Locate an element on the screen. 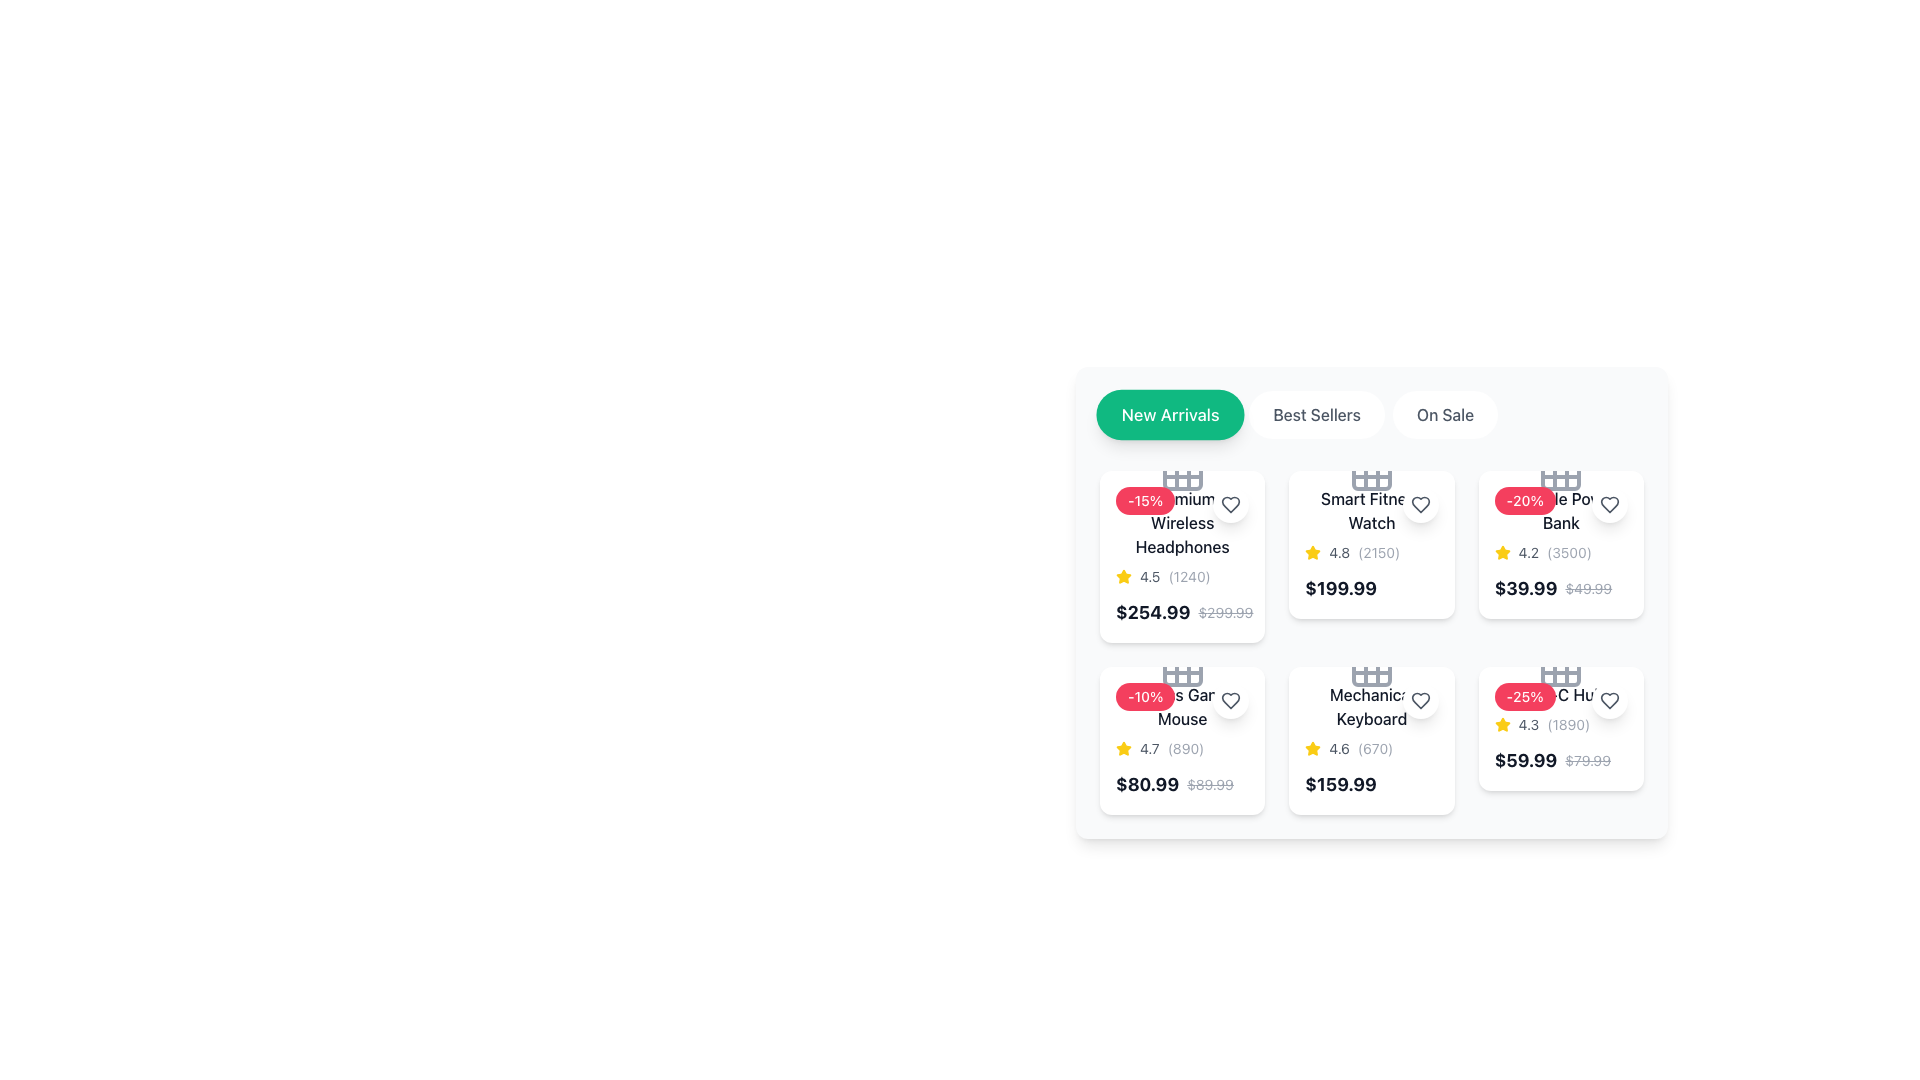  the red badge displaying '-10%' with white text, located near the top-left corner of the second card in the left column of the product grid is located at coordinates (1145, 696).